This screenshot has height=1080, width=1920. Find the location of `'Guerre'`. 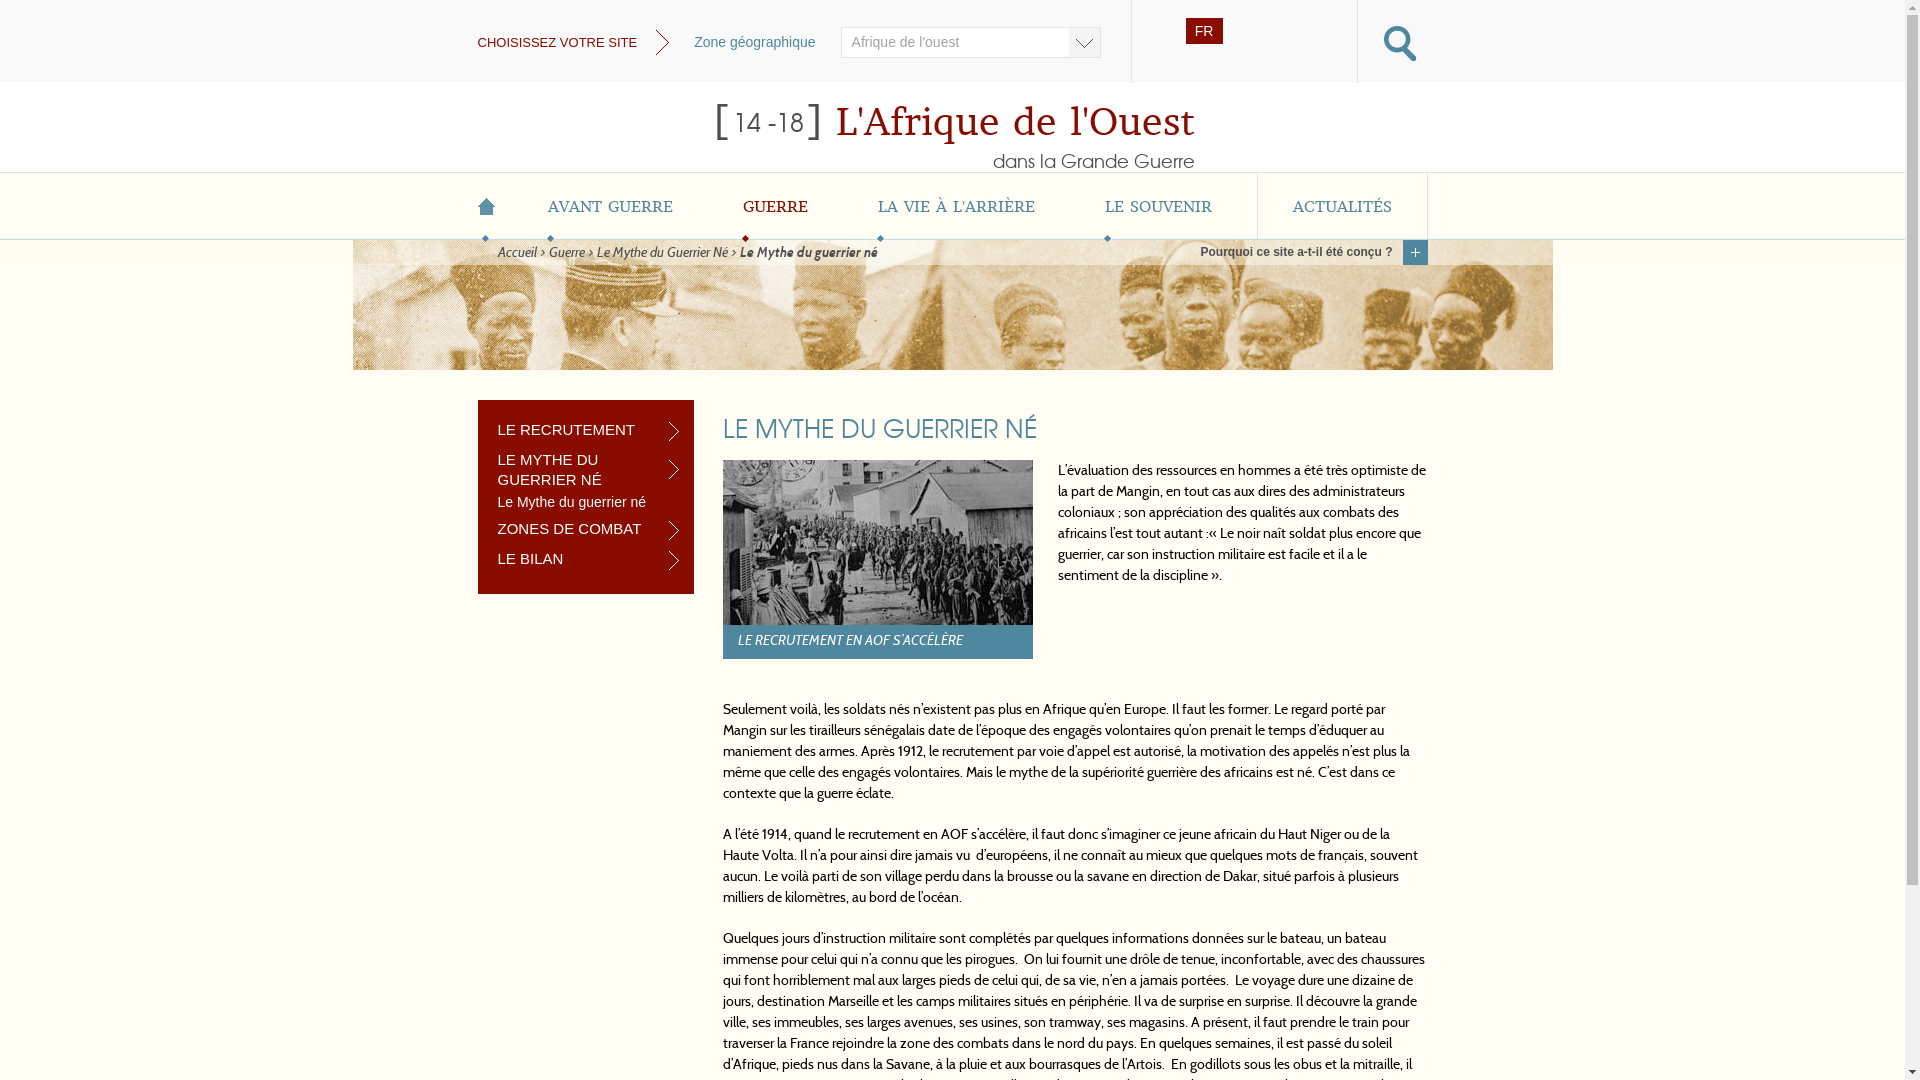

'Guerre' is located at coordinates (565, 252).